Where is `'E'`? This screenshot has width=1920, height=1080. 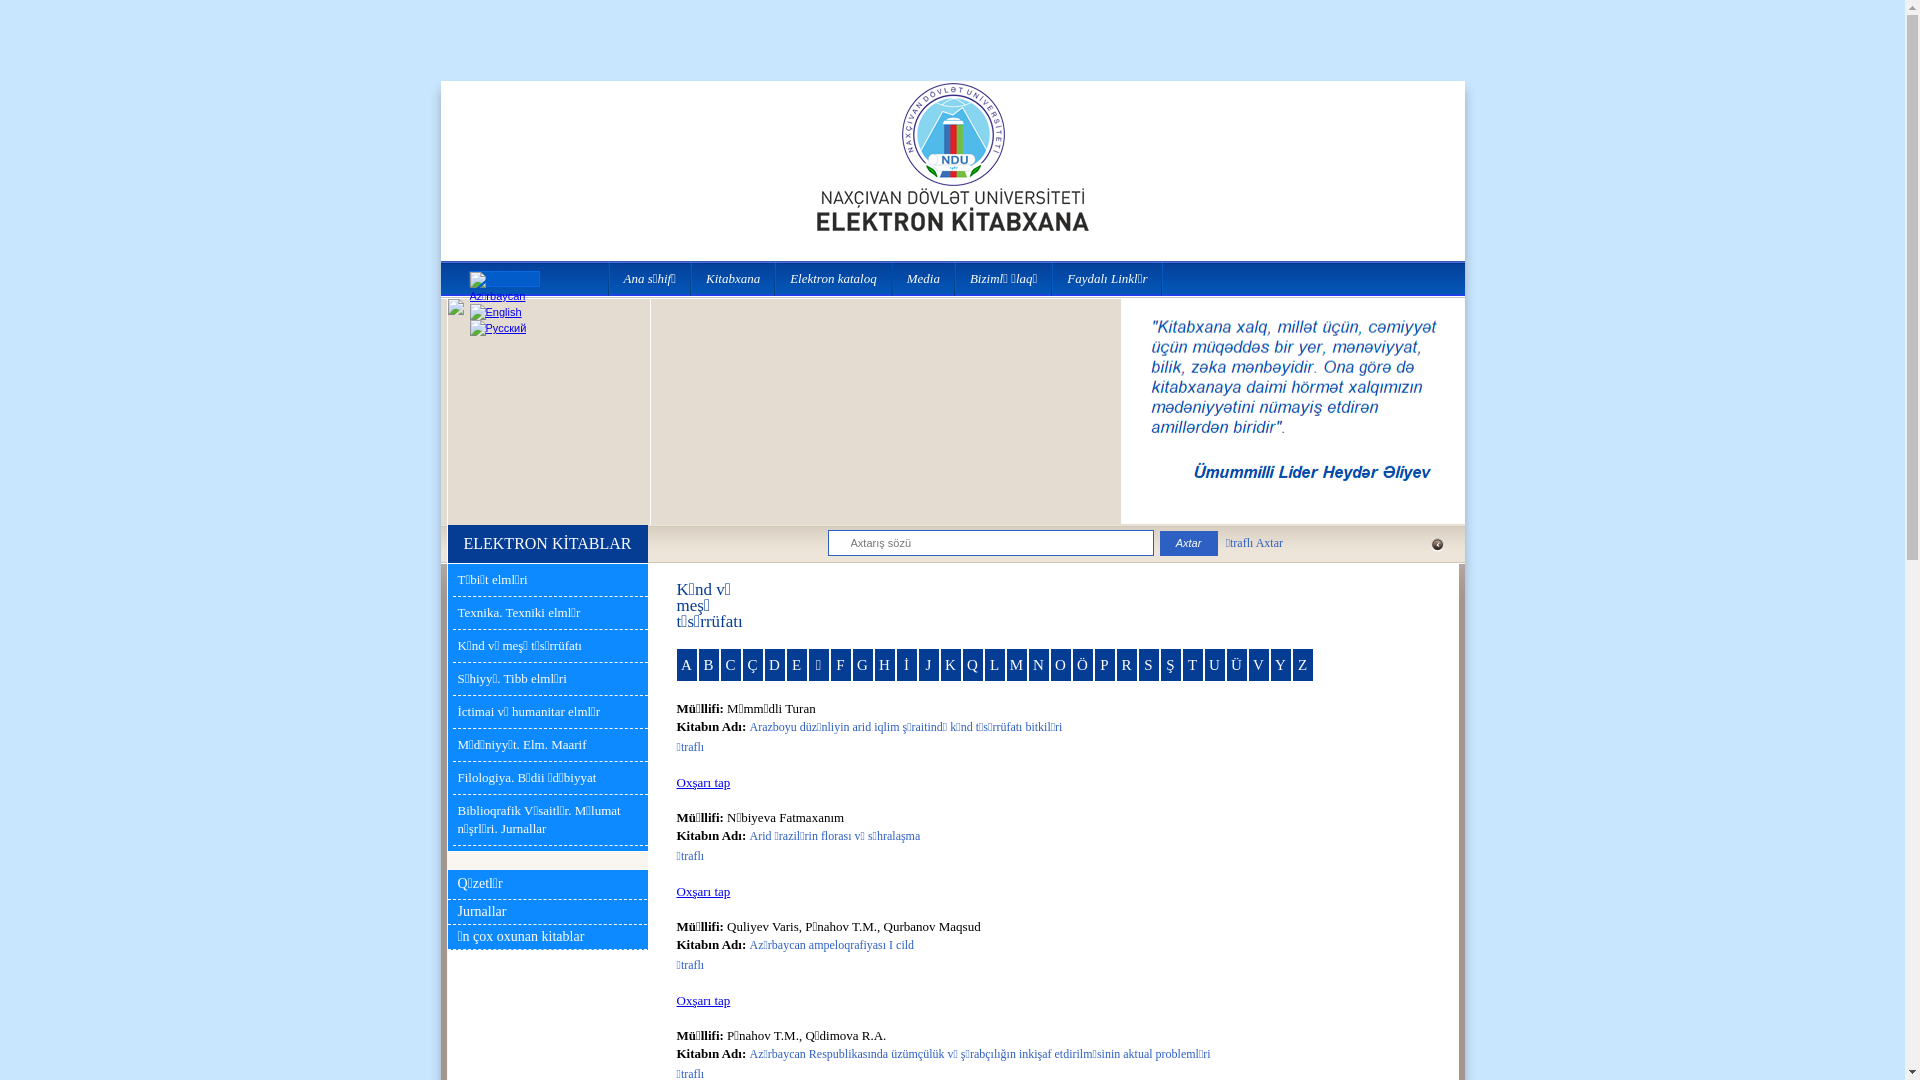 'E' is located at coordinates (791, 664).